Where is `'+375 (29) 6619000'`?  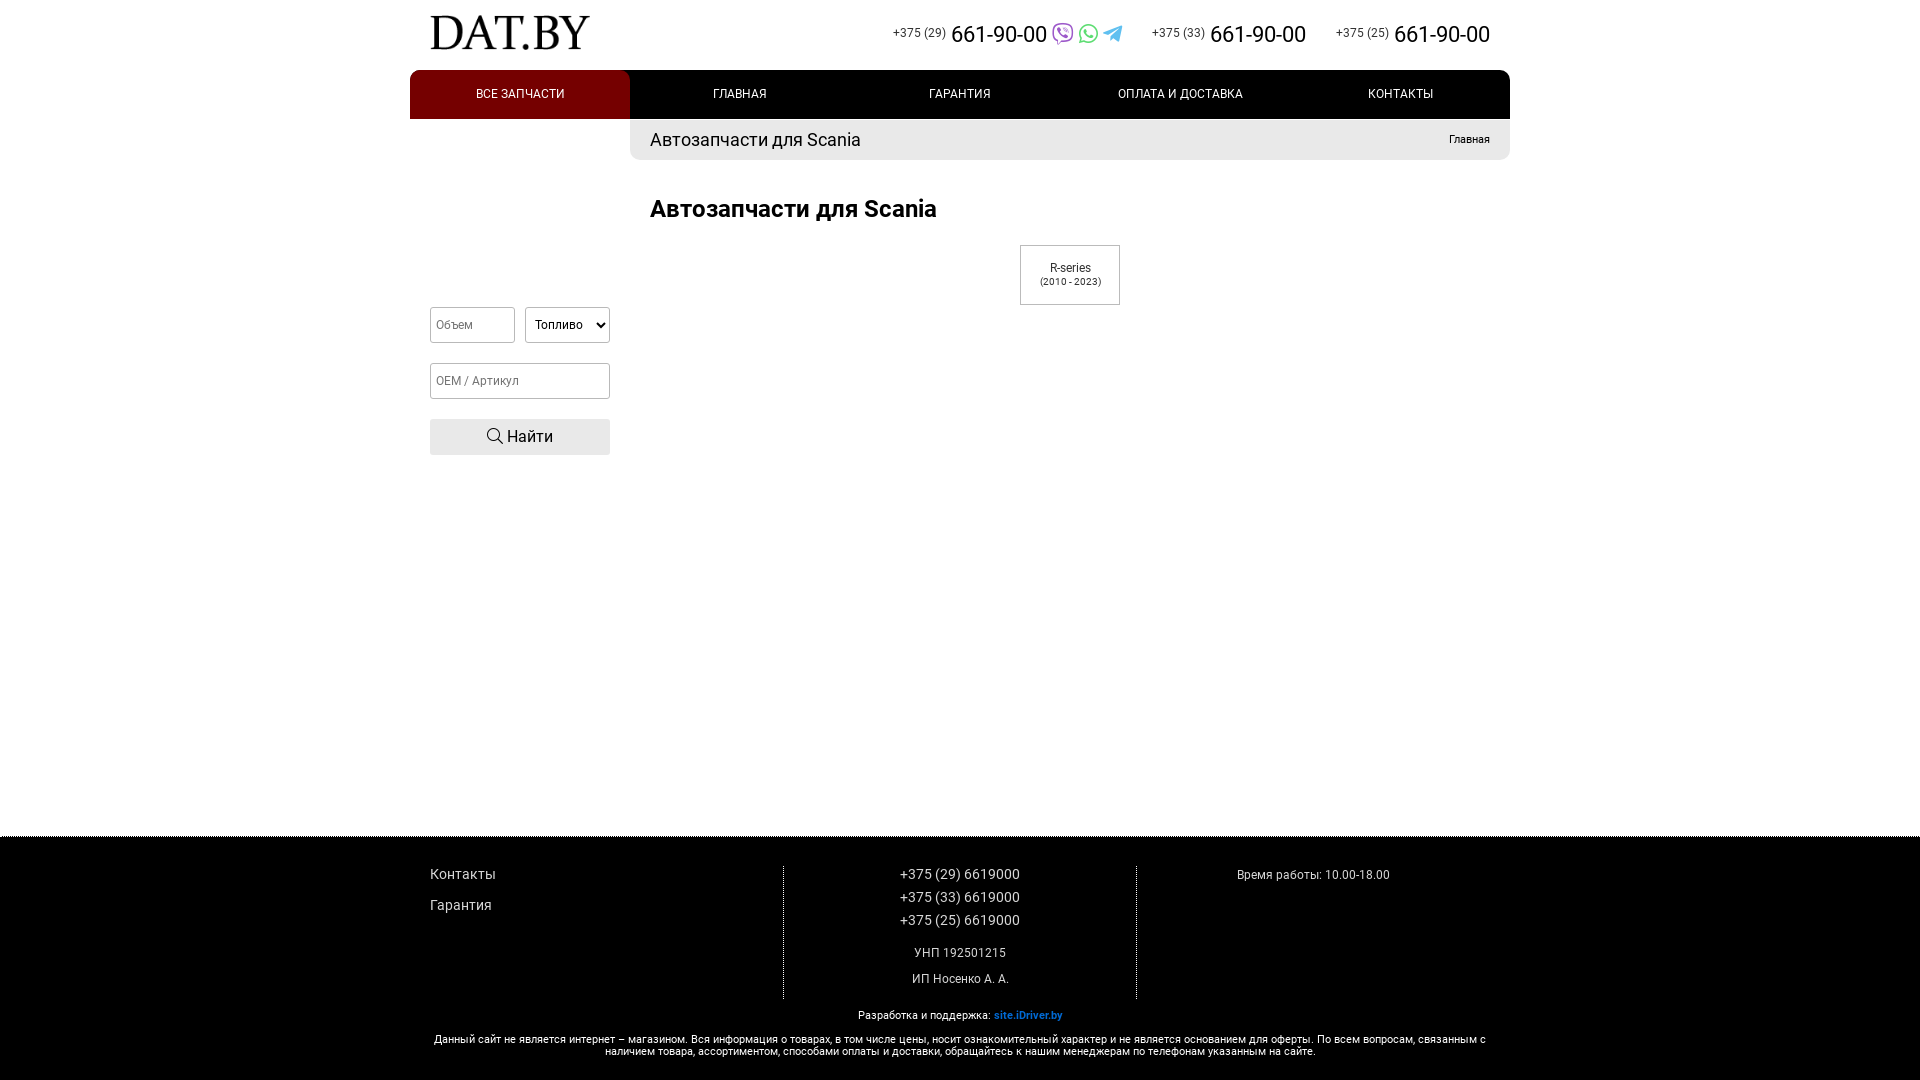 '+375 (29) 6619000' is located at coordinates (960, 873).